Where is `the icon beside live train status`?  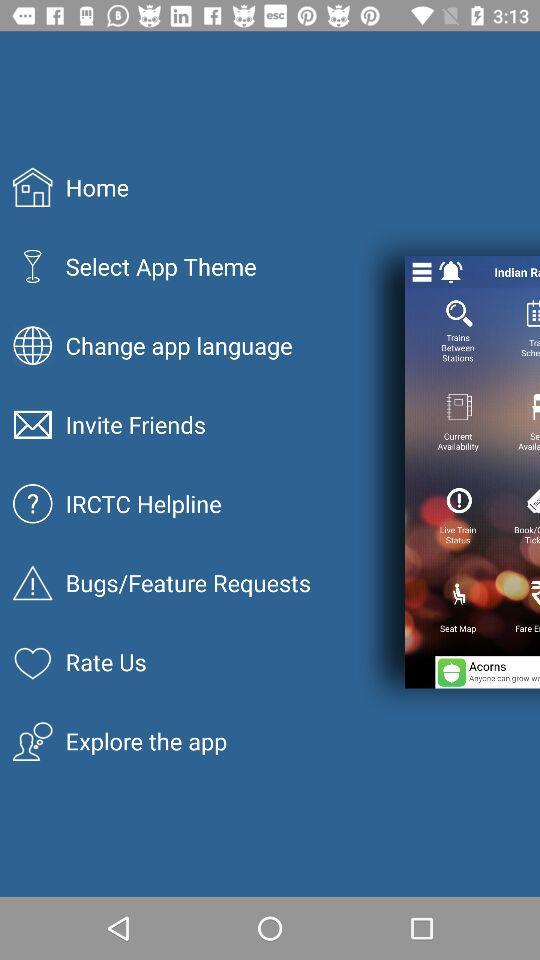
the icon beside live train status is located at coordinates (533, 500).